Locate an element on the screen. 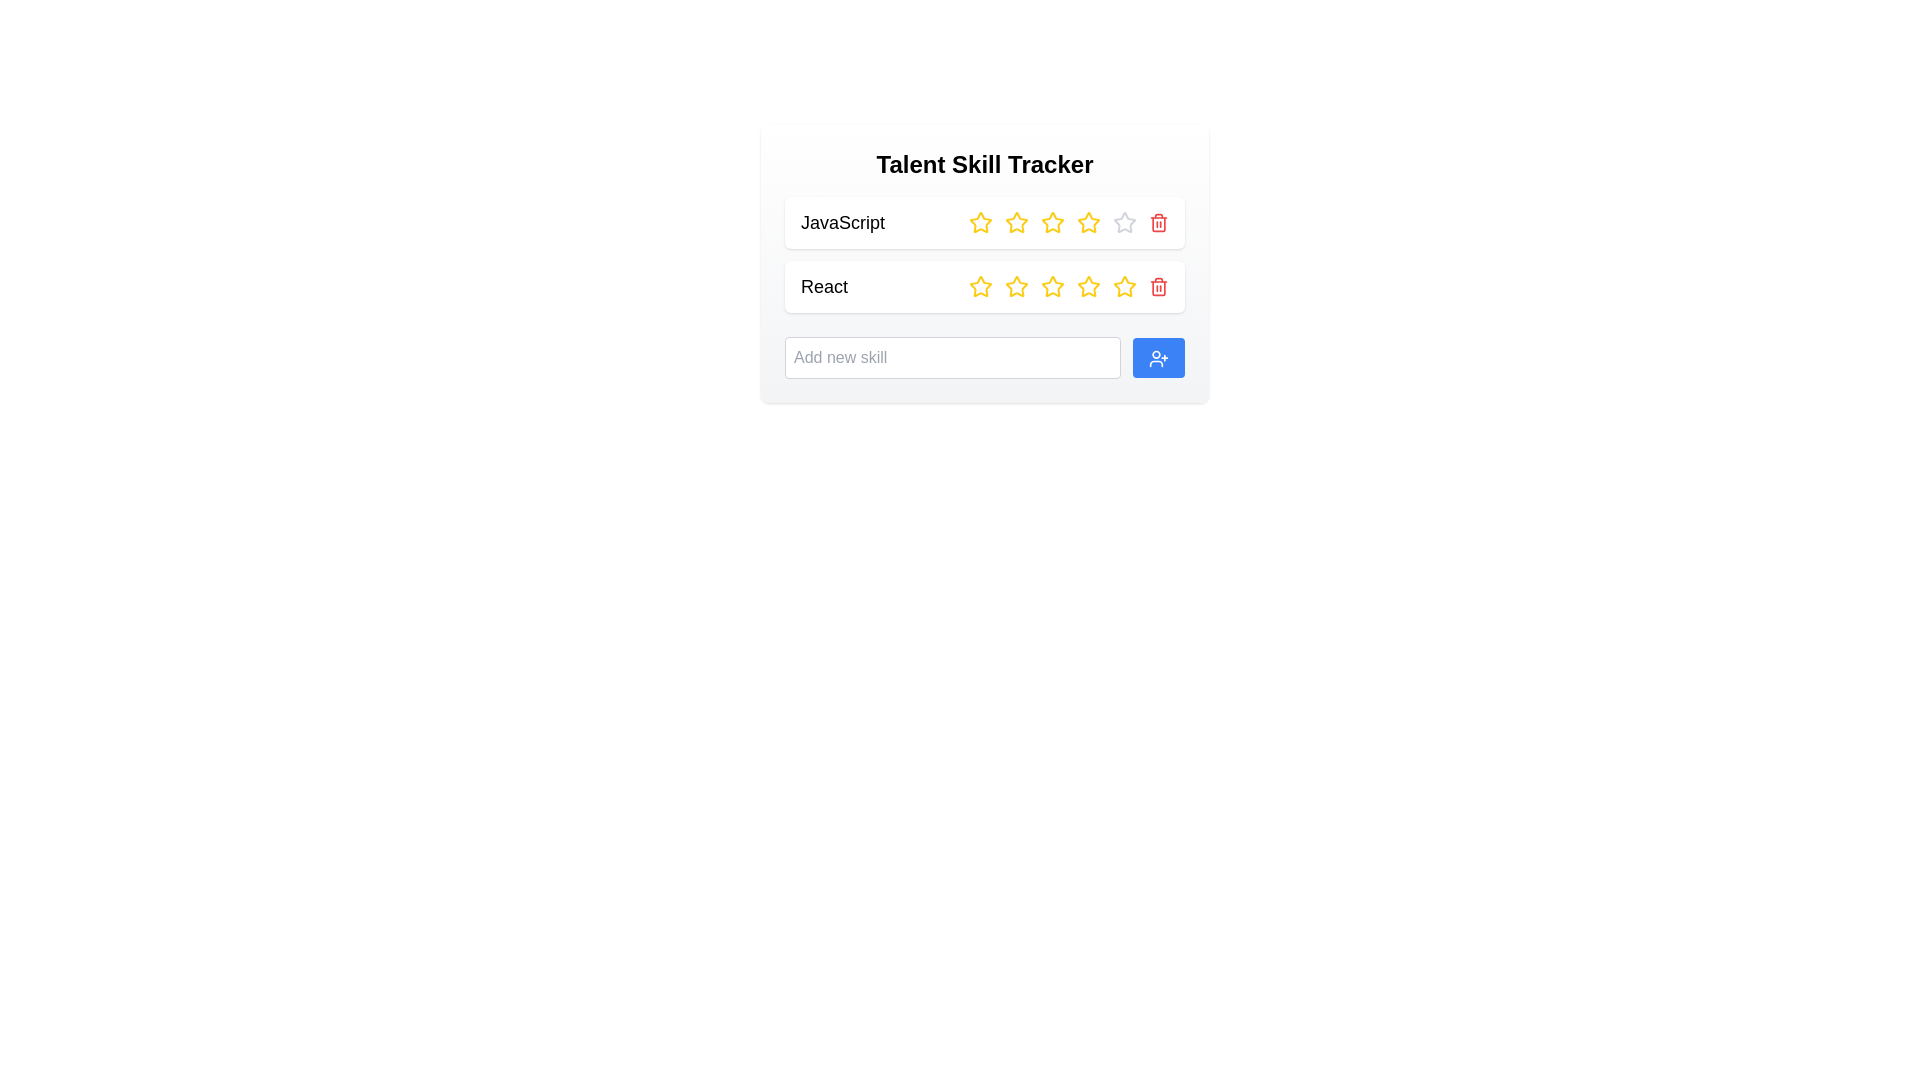 The width and height of the screenshot is (1920, 1080). the third star icon for rating associated with the skill 'React' is located at coordinates (1017, 286).